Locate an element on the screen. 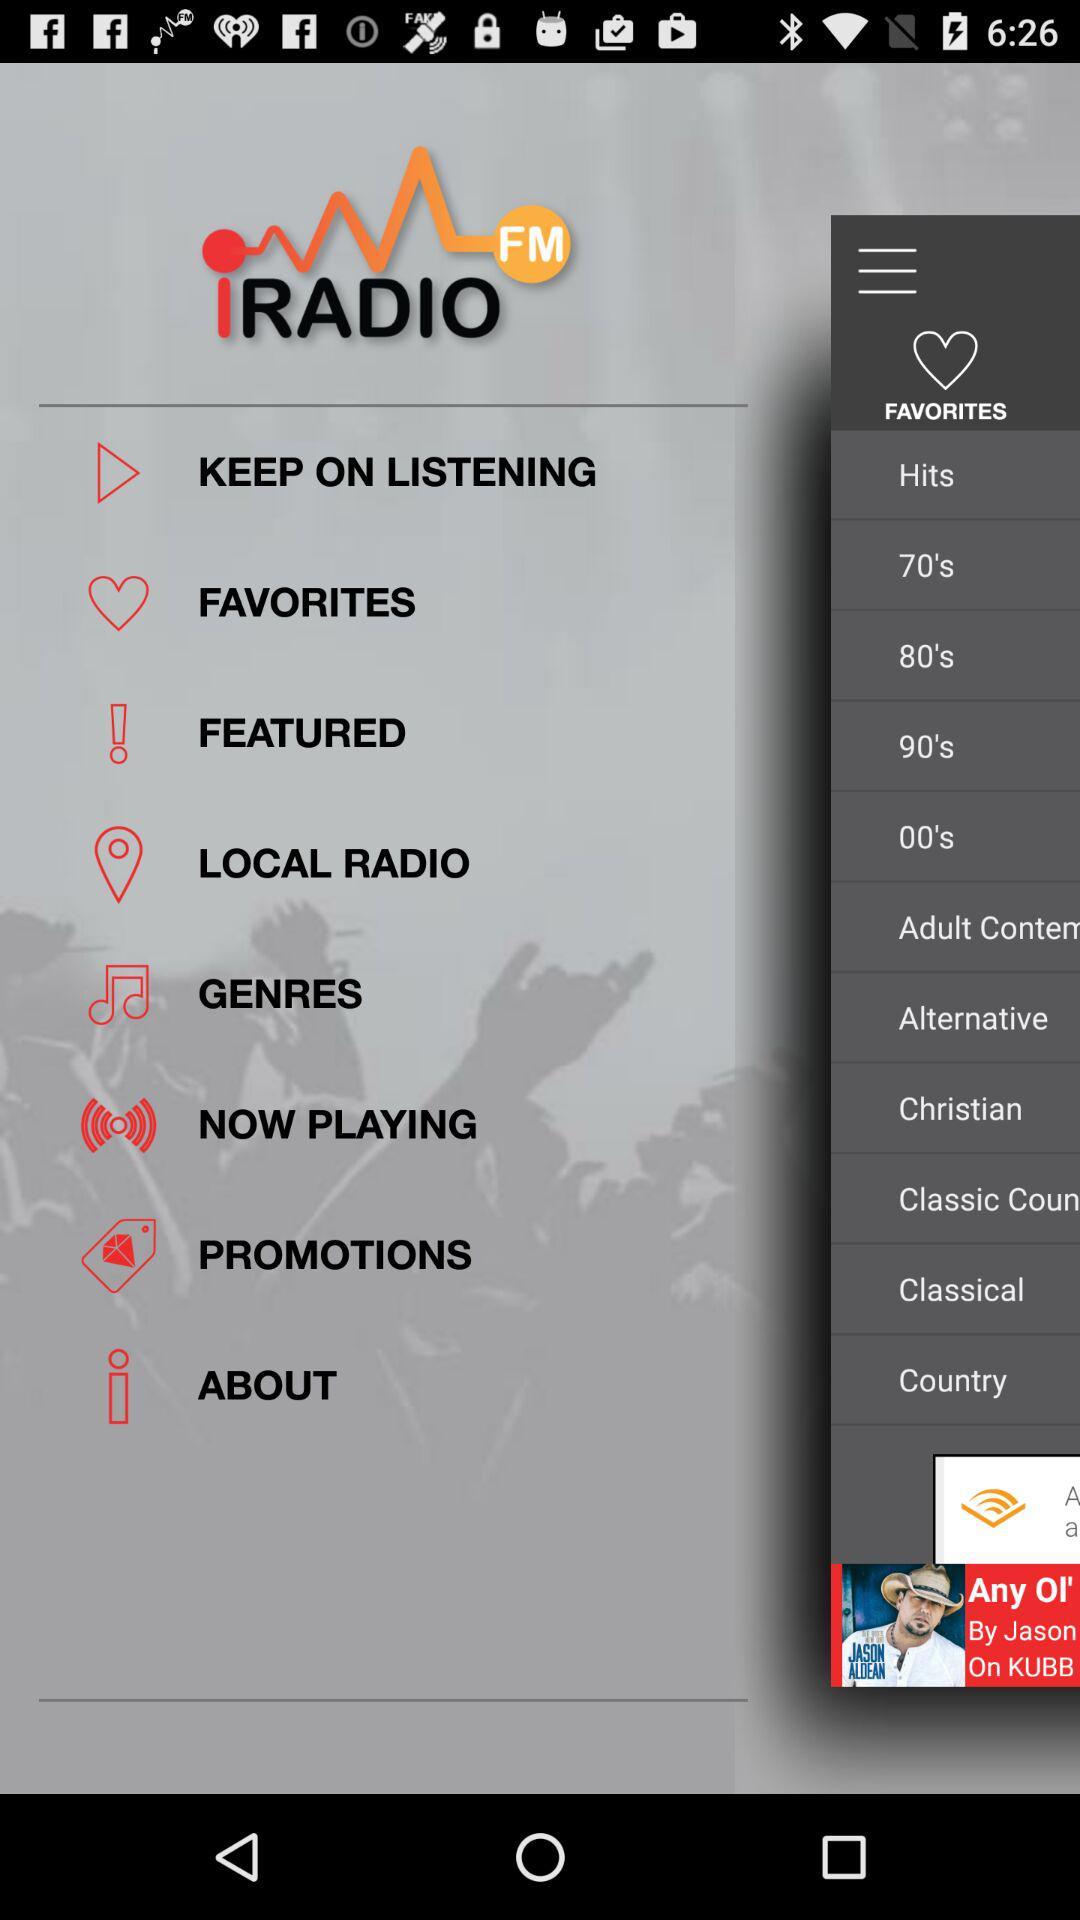 The width and height of the screenshot is (1080, 1920). classical is located at coordinates (982, 1288).